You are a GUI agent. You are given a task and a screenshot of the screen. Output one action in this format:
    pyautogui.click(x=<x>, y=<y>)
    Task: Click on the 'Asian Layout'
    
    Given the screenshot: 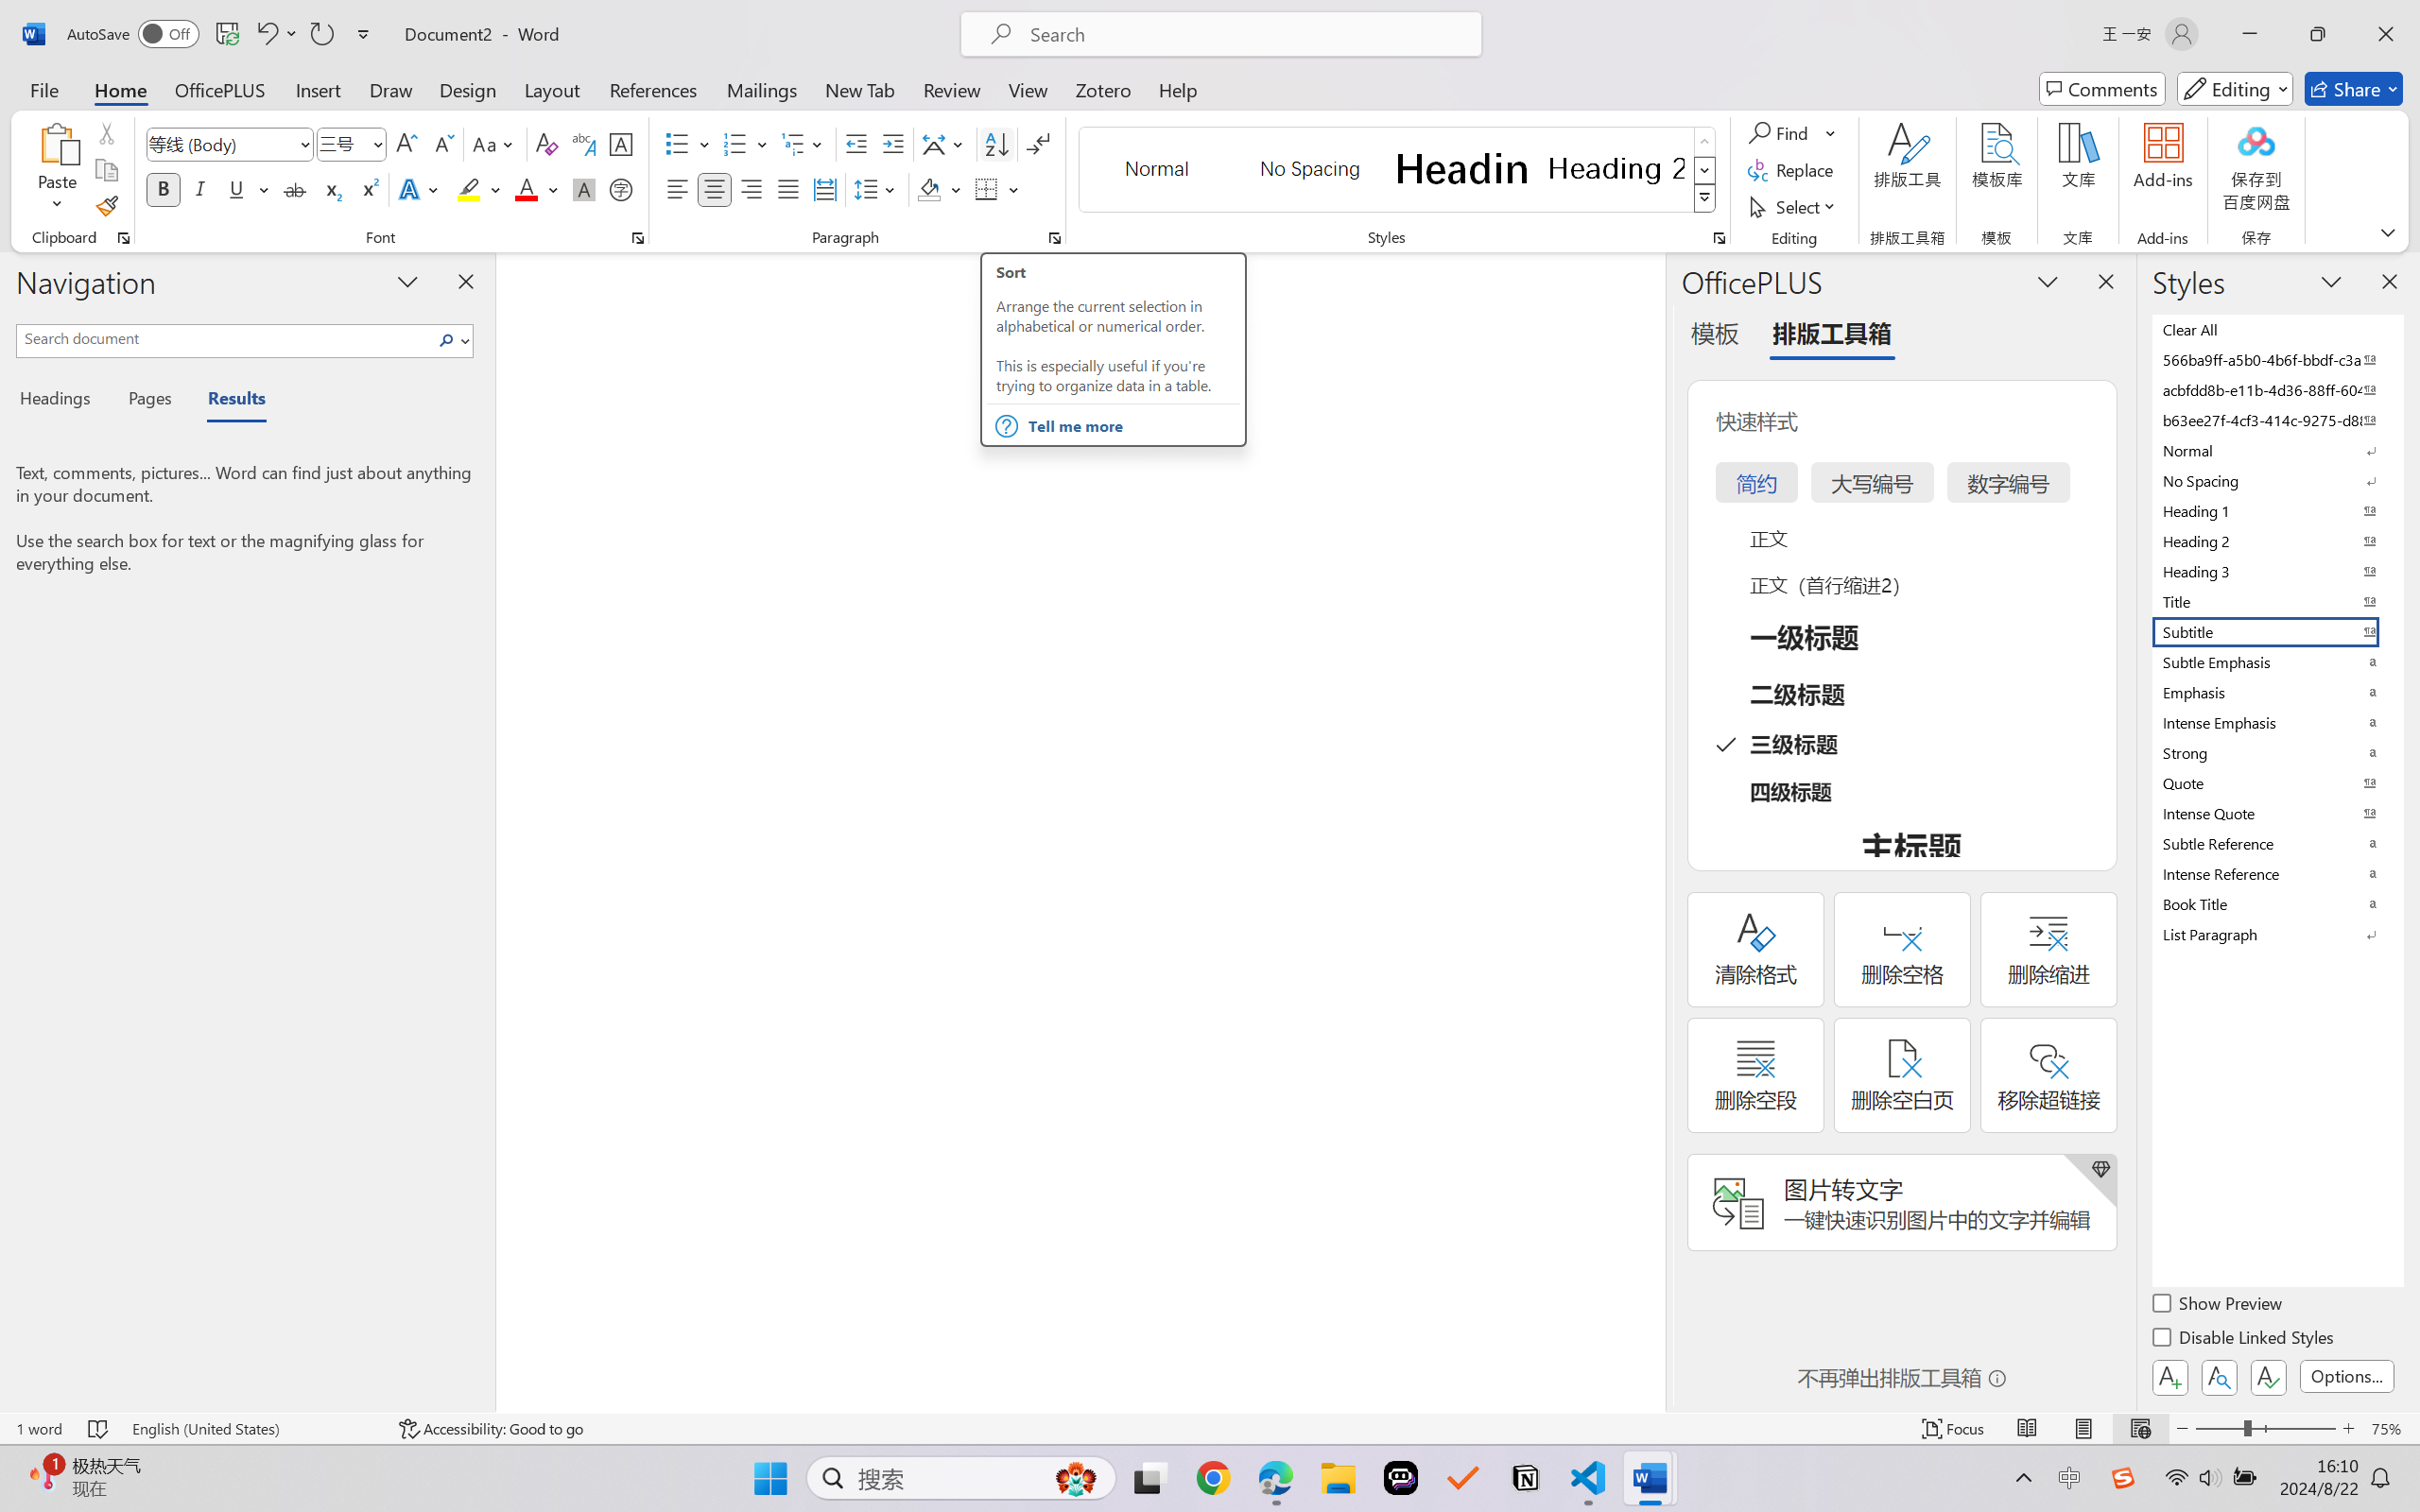 What is the action you would take?
    pyautogui.click(x=944, y=144)
    